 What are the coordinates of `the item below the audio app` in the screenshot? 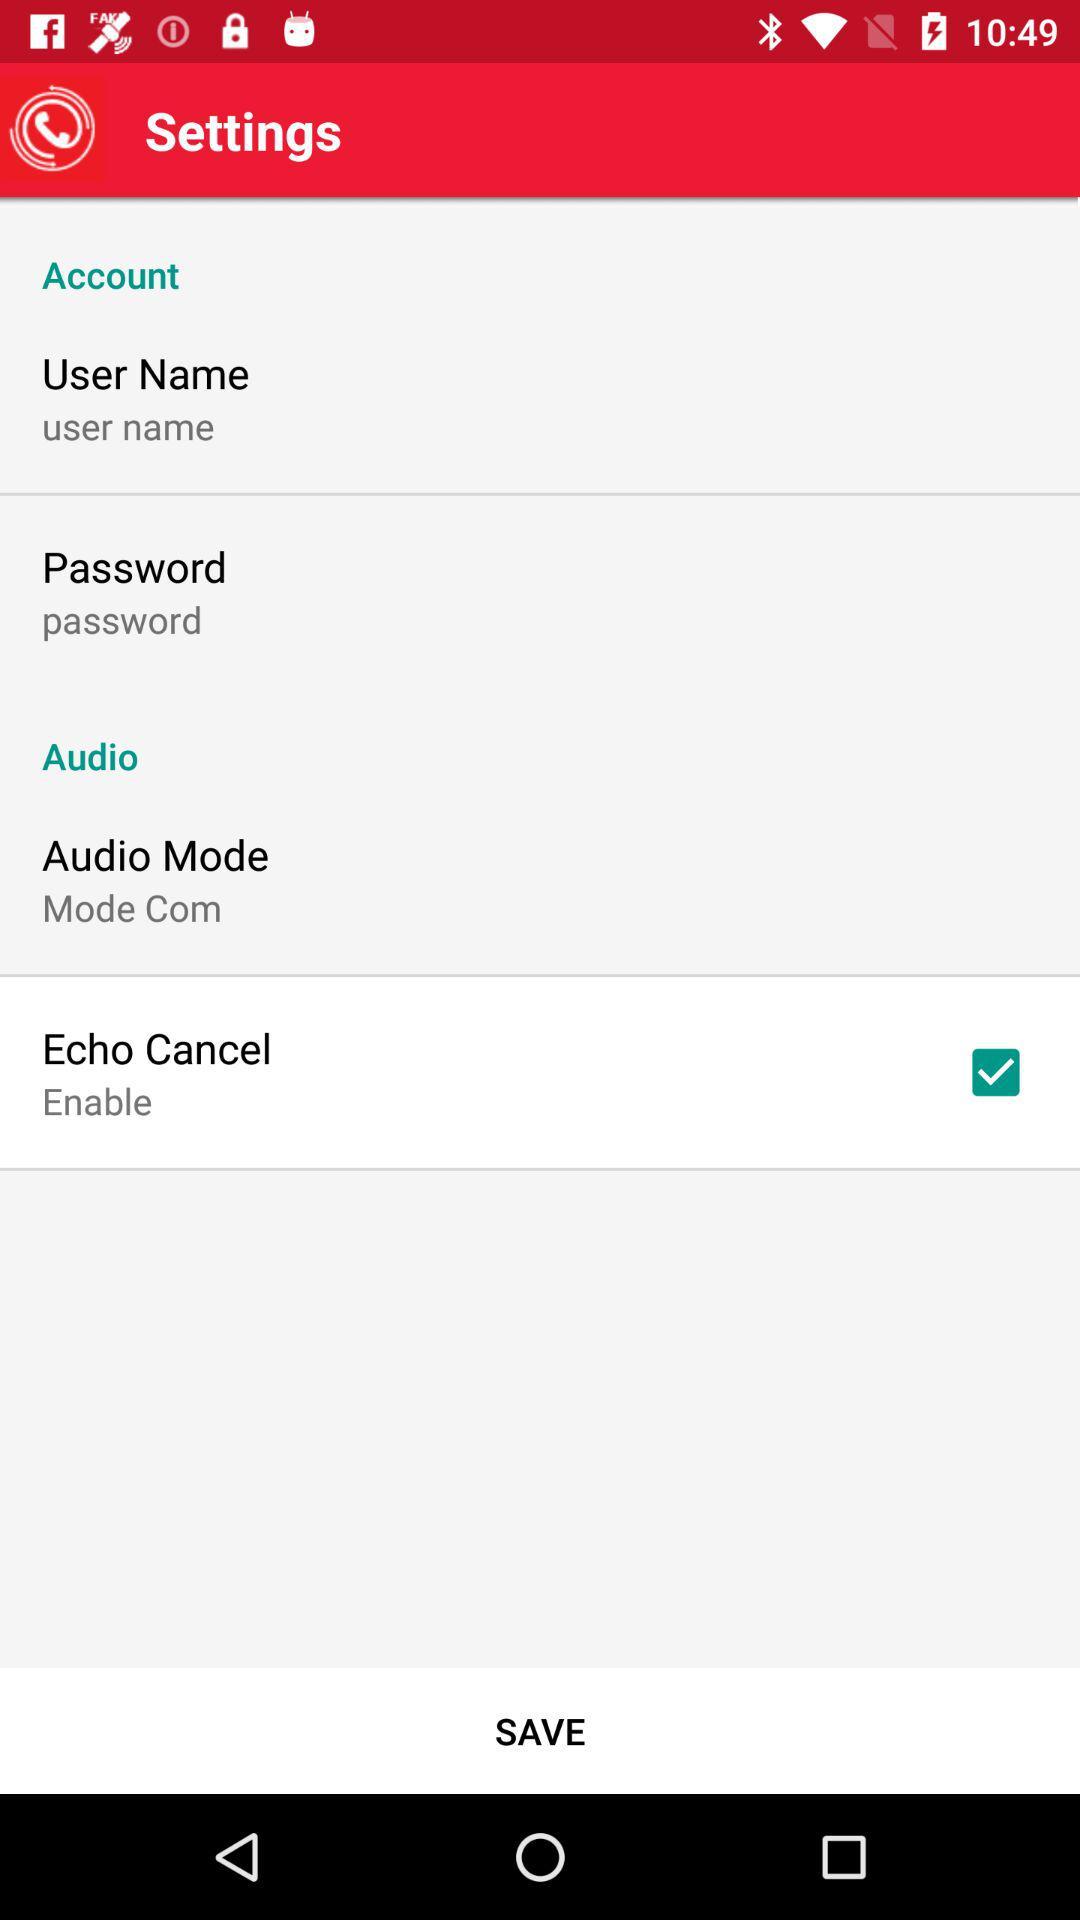 It's located at (995, 1071).